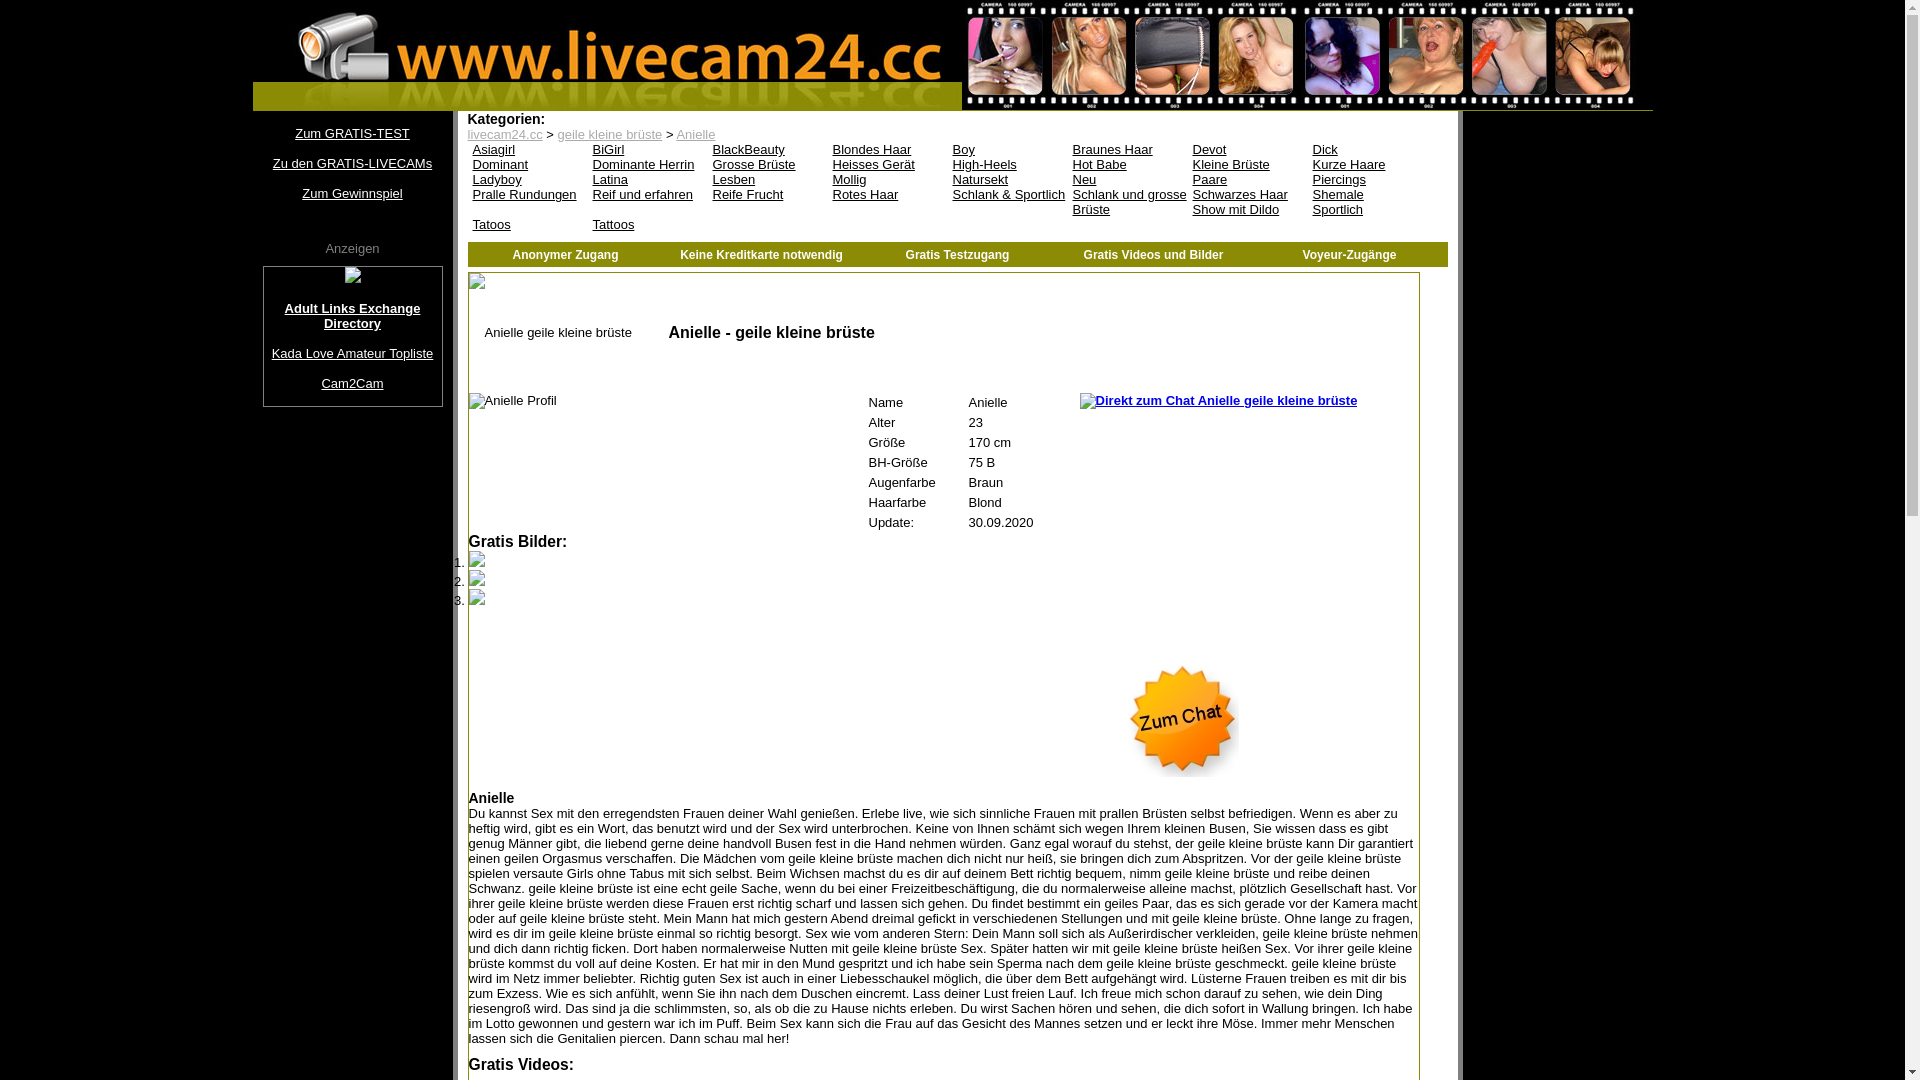  What do you see at coordinates (767, 178) in the screenshot?
I see `'Lesben'` at bounding box center [767, 178].